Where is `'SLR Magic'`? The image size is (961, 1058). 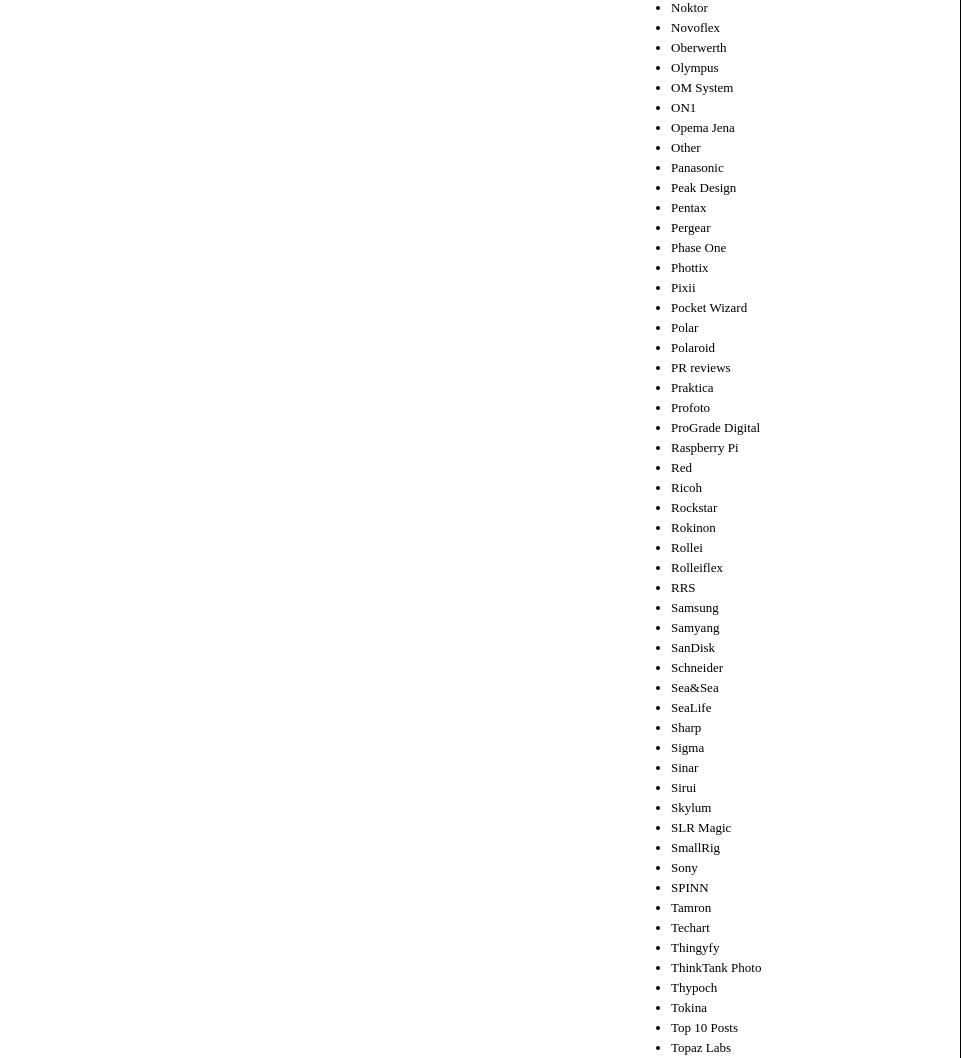
'SLR Magic' is located at coordinates (700, 825).